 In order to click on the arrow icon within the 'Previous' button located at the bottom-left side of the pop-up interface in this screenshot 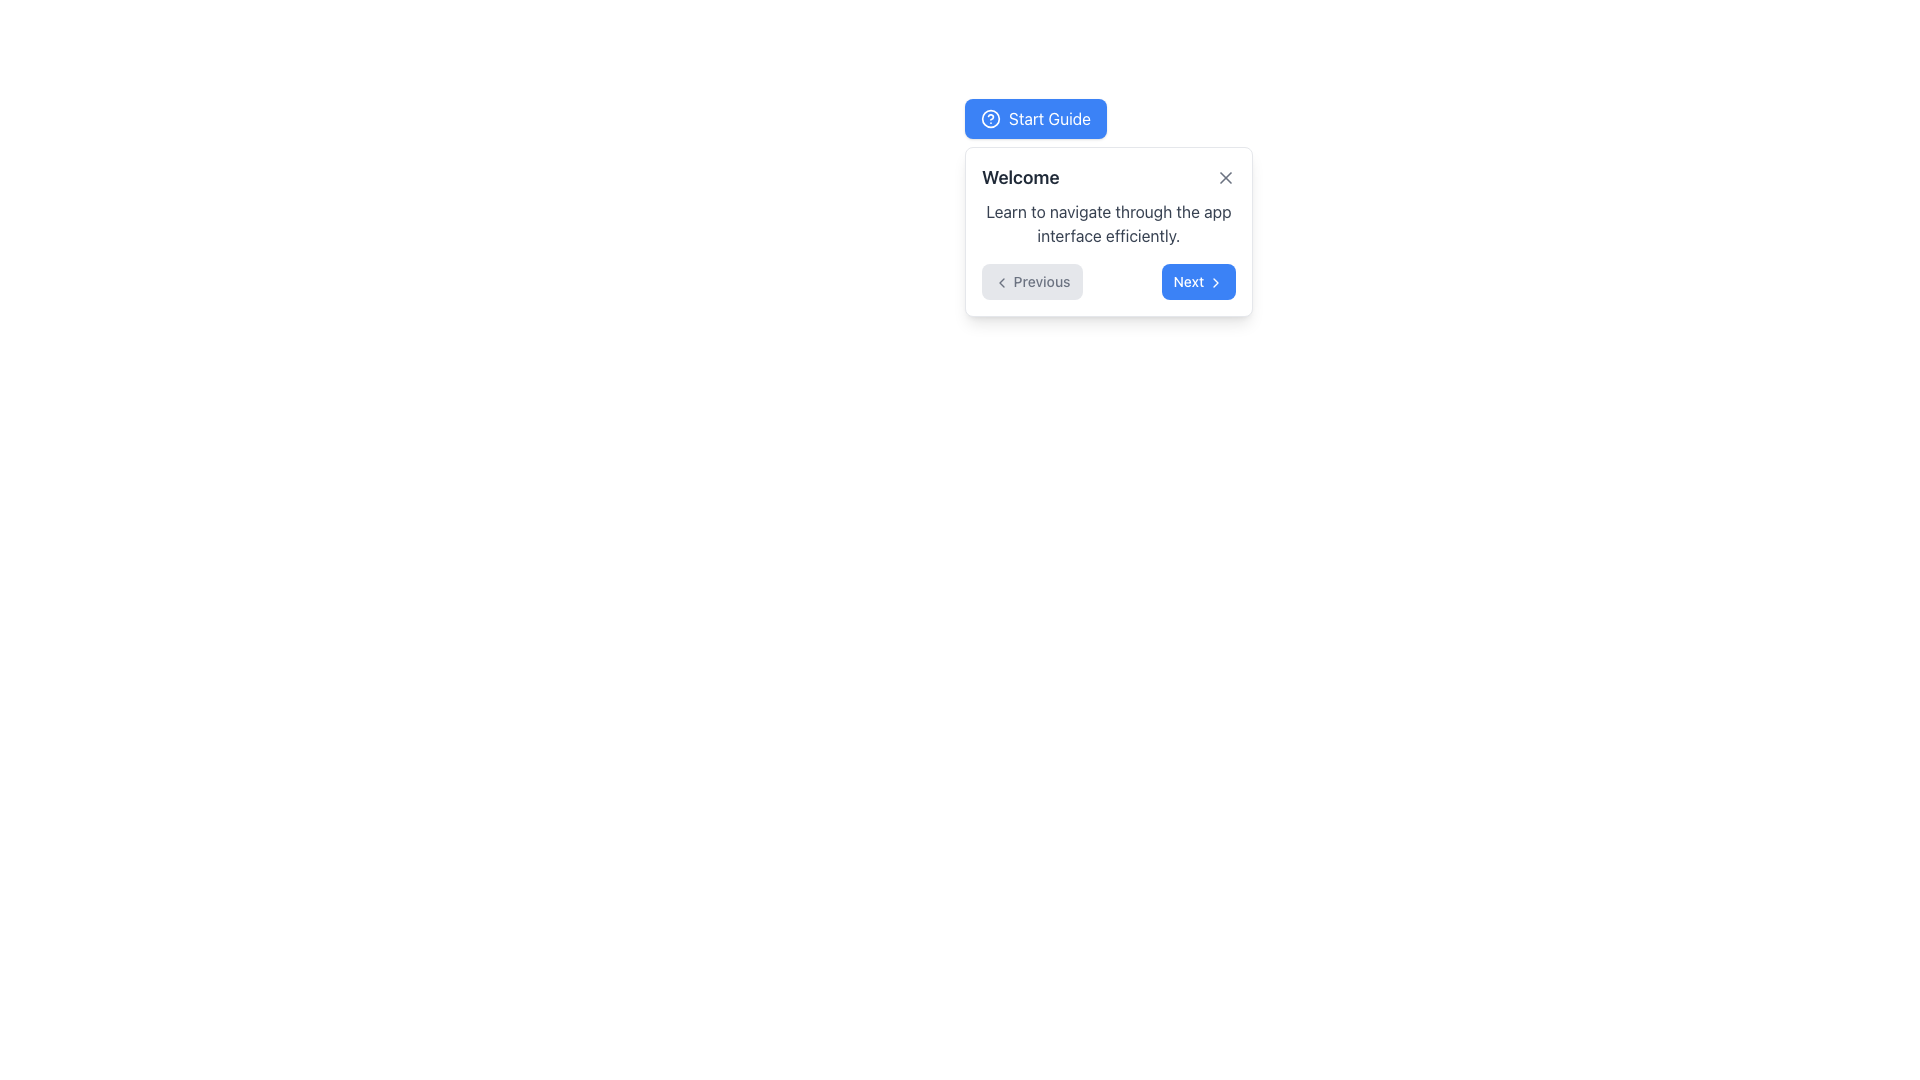, I will do `click(1001, 283)`.